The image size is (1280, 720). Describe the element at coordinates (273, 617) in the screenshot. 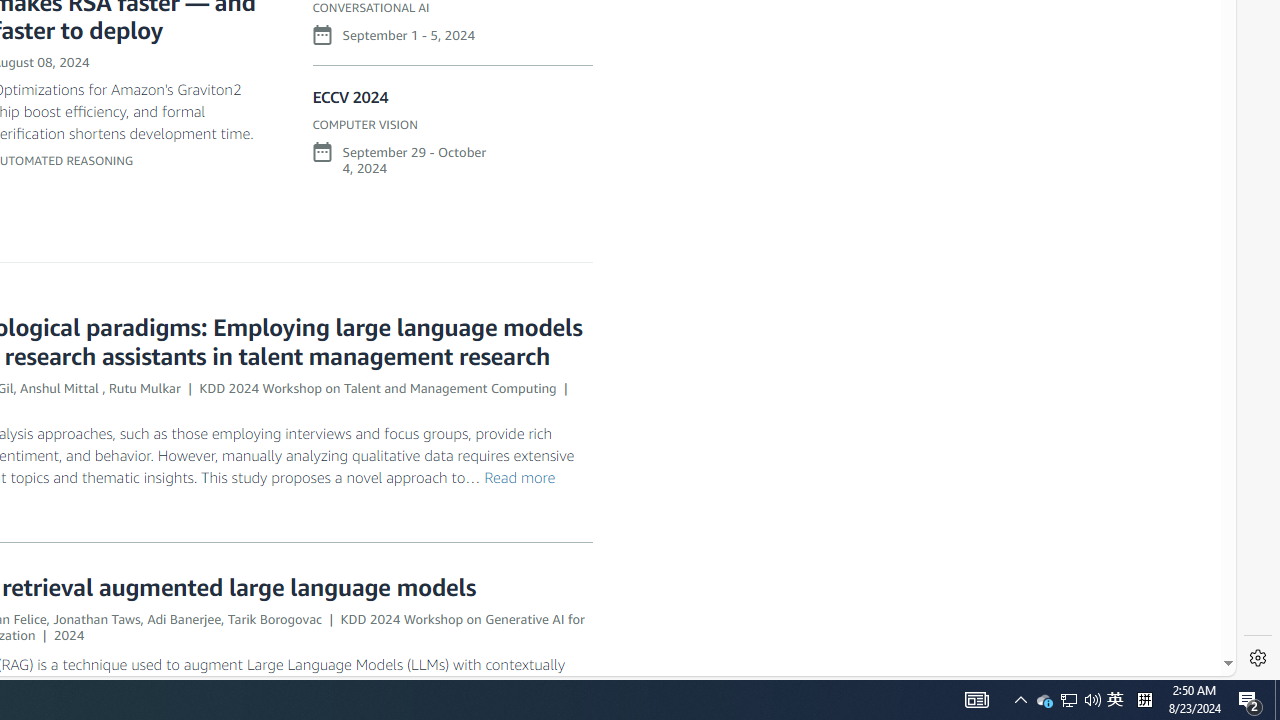

I see `'Tarik Borogovac'` at that location.